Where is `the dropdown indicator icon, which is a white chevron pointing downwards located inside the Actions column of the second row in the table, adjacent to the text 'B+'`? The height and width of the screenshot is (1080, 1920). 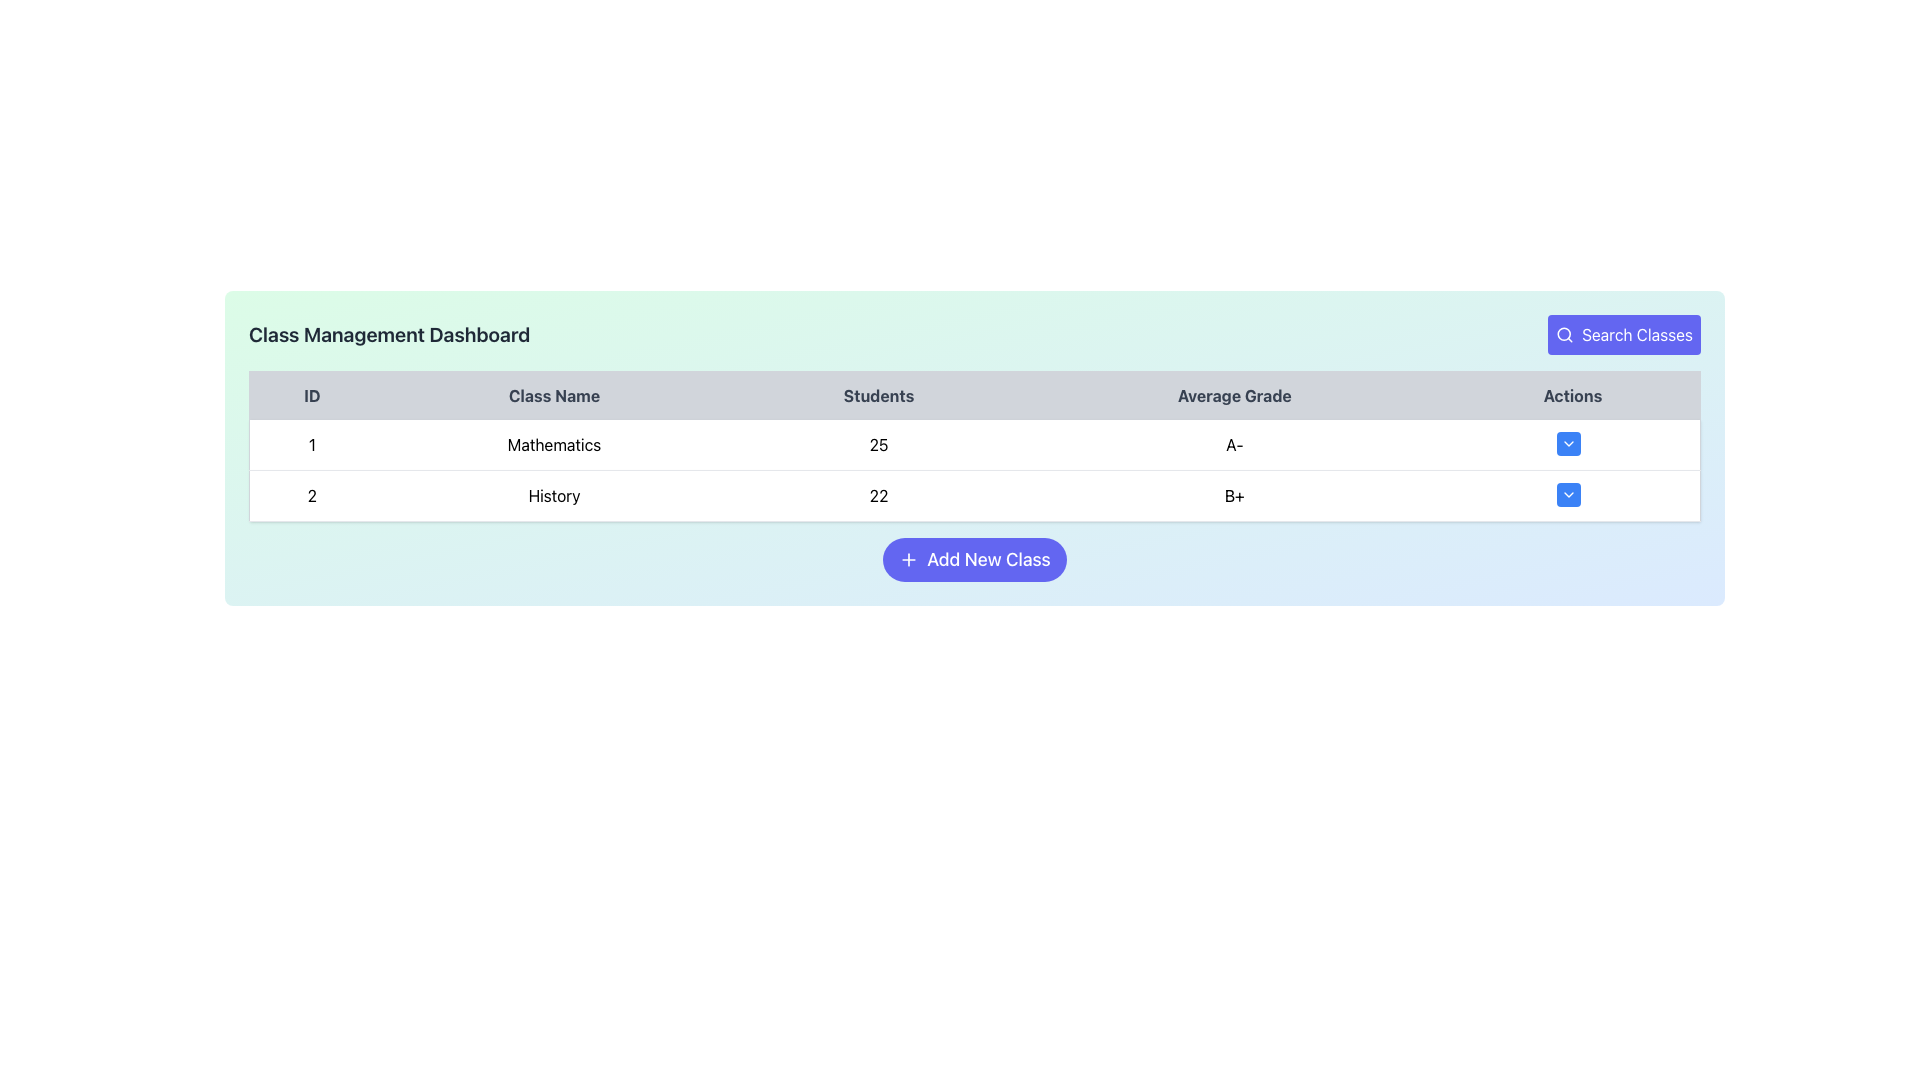
the dropdown indicator icon, which is a white chevron pointing downwards located inside the Actions column of the second row in the table, adjacent to the text 'B+' is located at coordinates (1567, 442).